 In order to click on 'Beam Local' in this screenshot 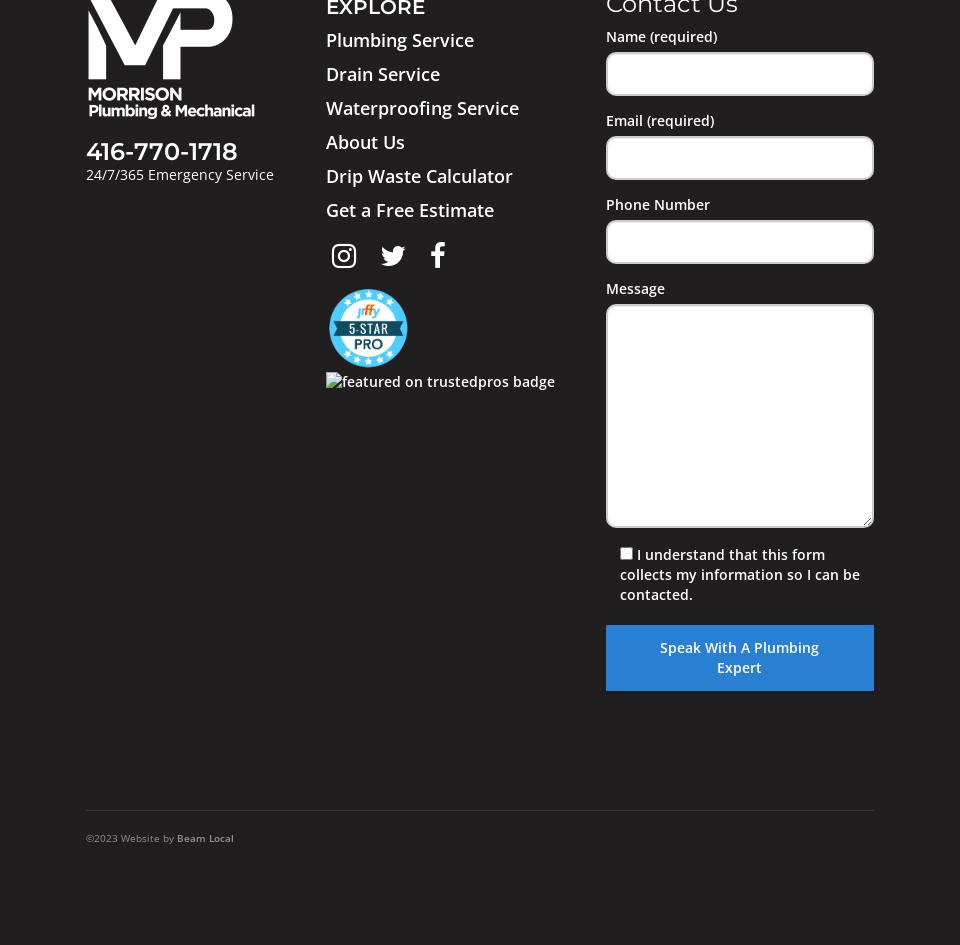, I will do `click(174, 838)`.